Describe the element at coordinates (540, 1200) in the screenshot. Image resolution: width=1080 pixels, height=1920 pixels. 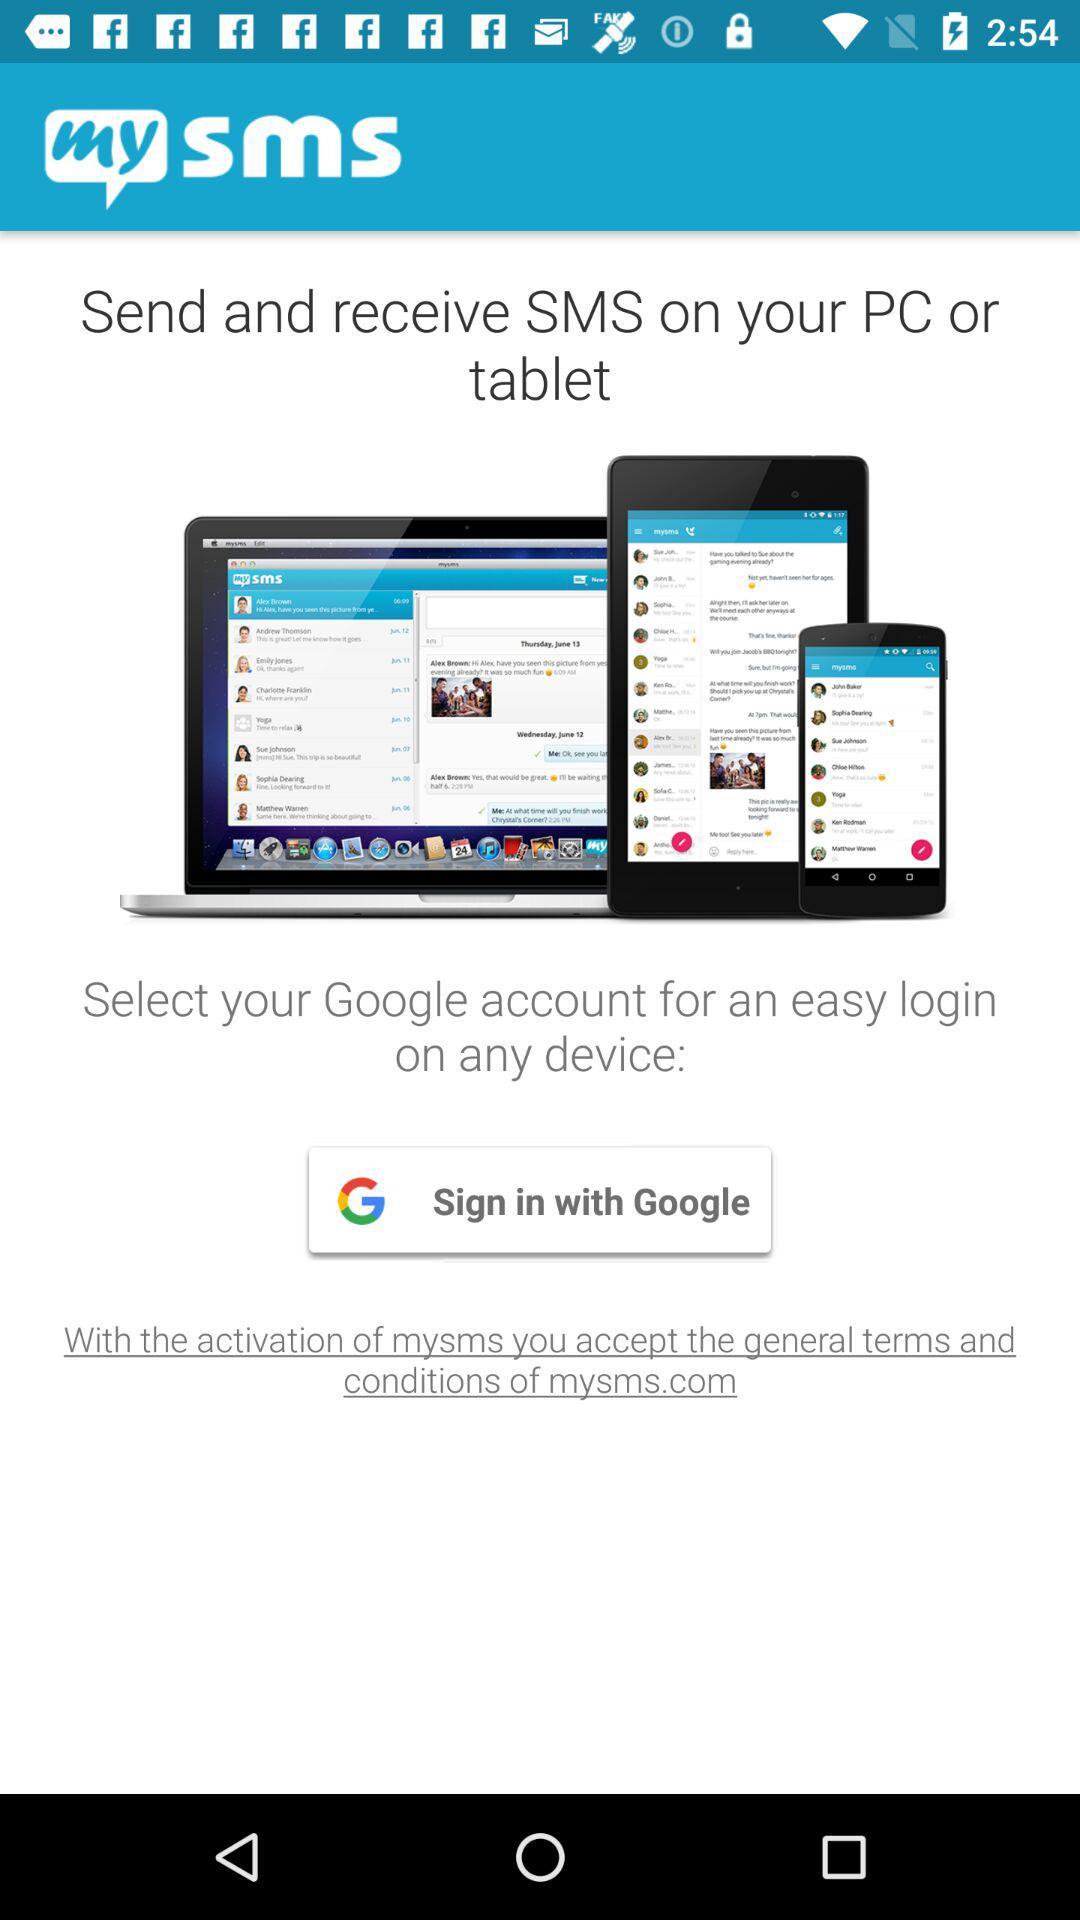
I see `icon below the select your google item` at that location.